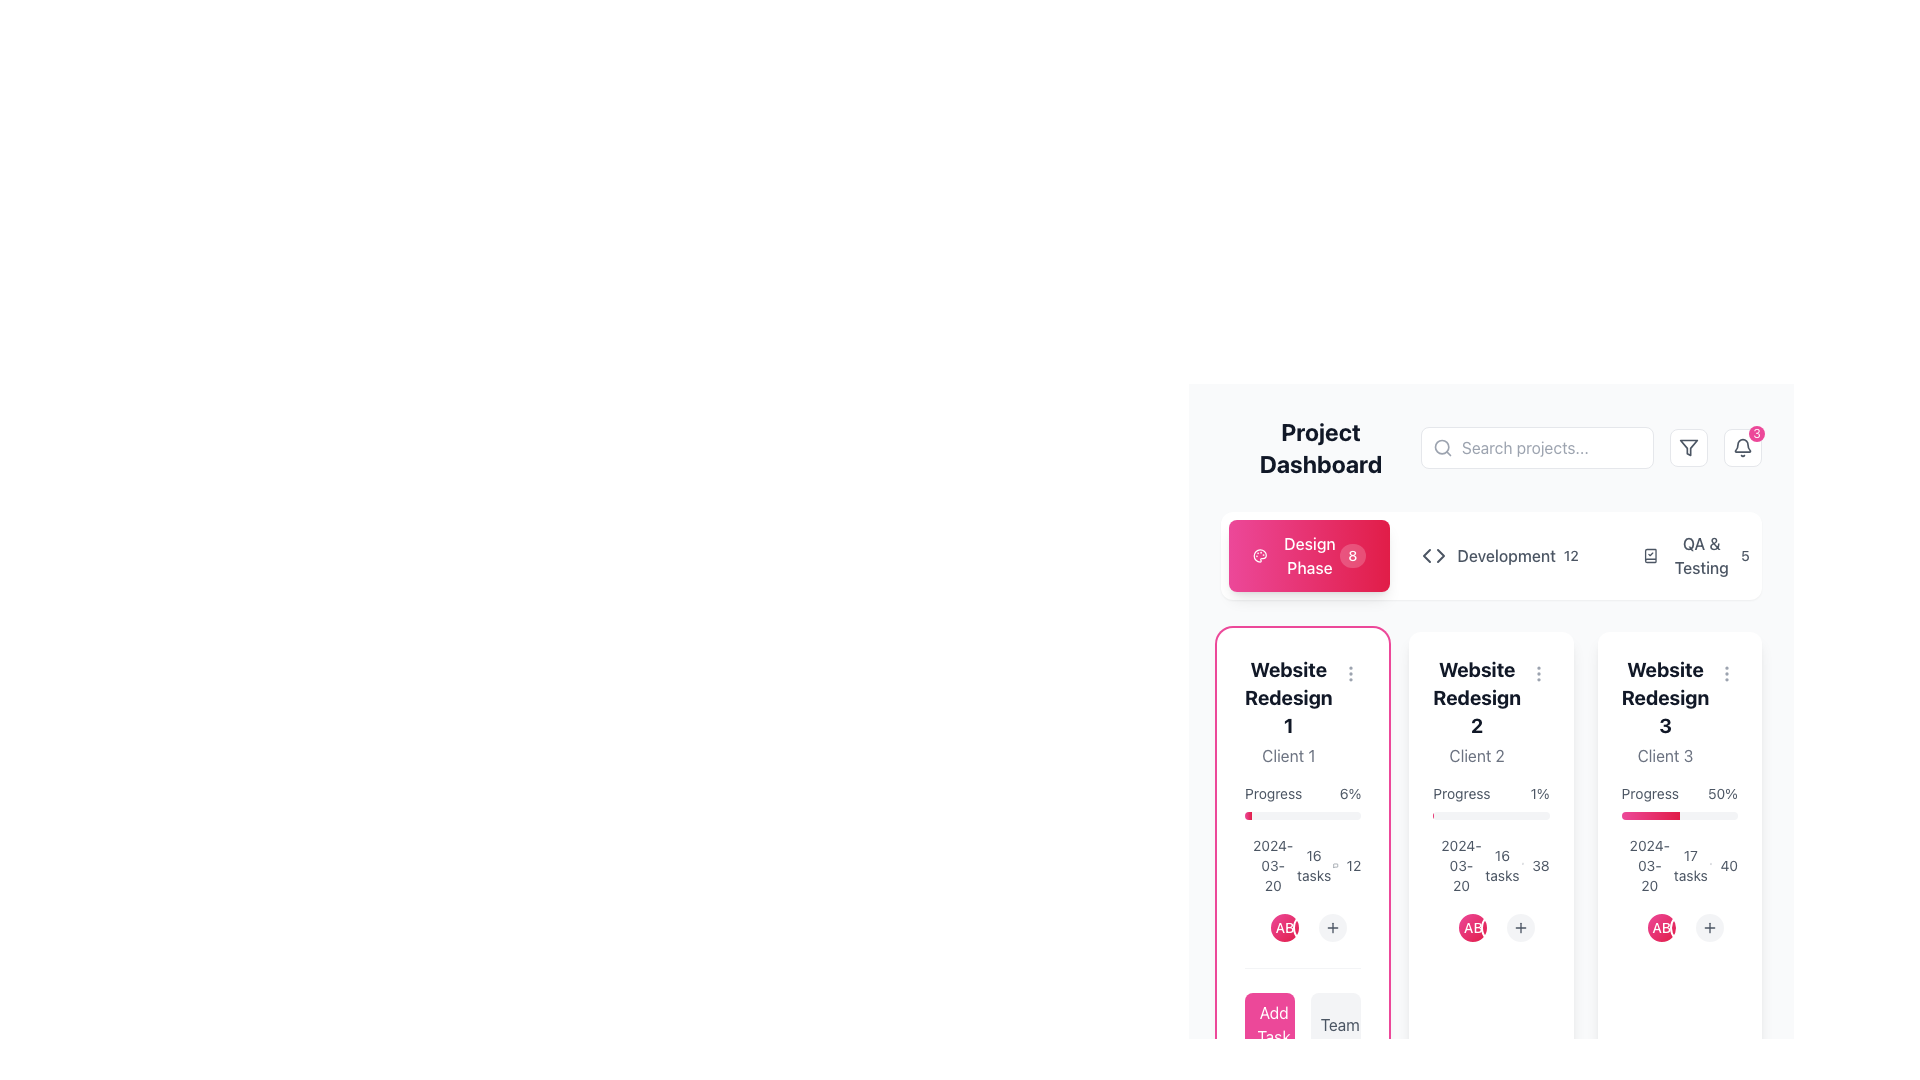 The width and height of the screenshot is (1920, 1080). I want to click on the Text Label that displays 'Project Dashboard', which serves as the title of the workspace, so click(1320, 446).